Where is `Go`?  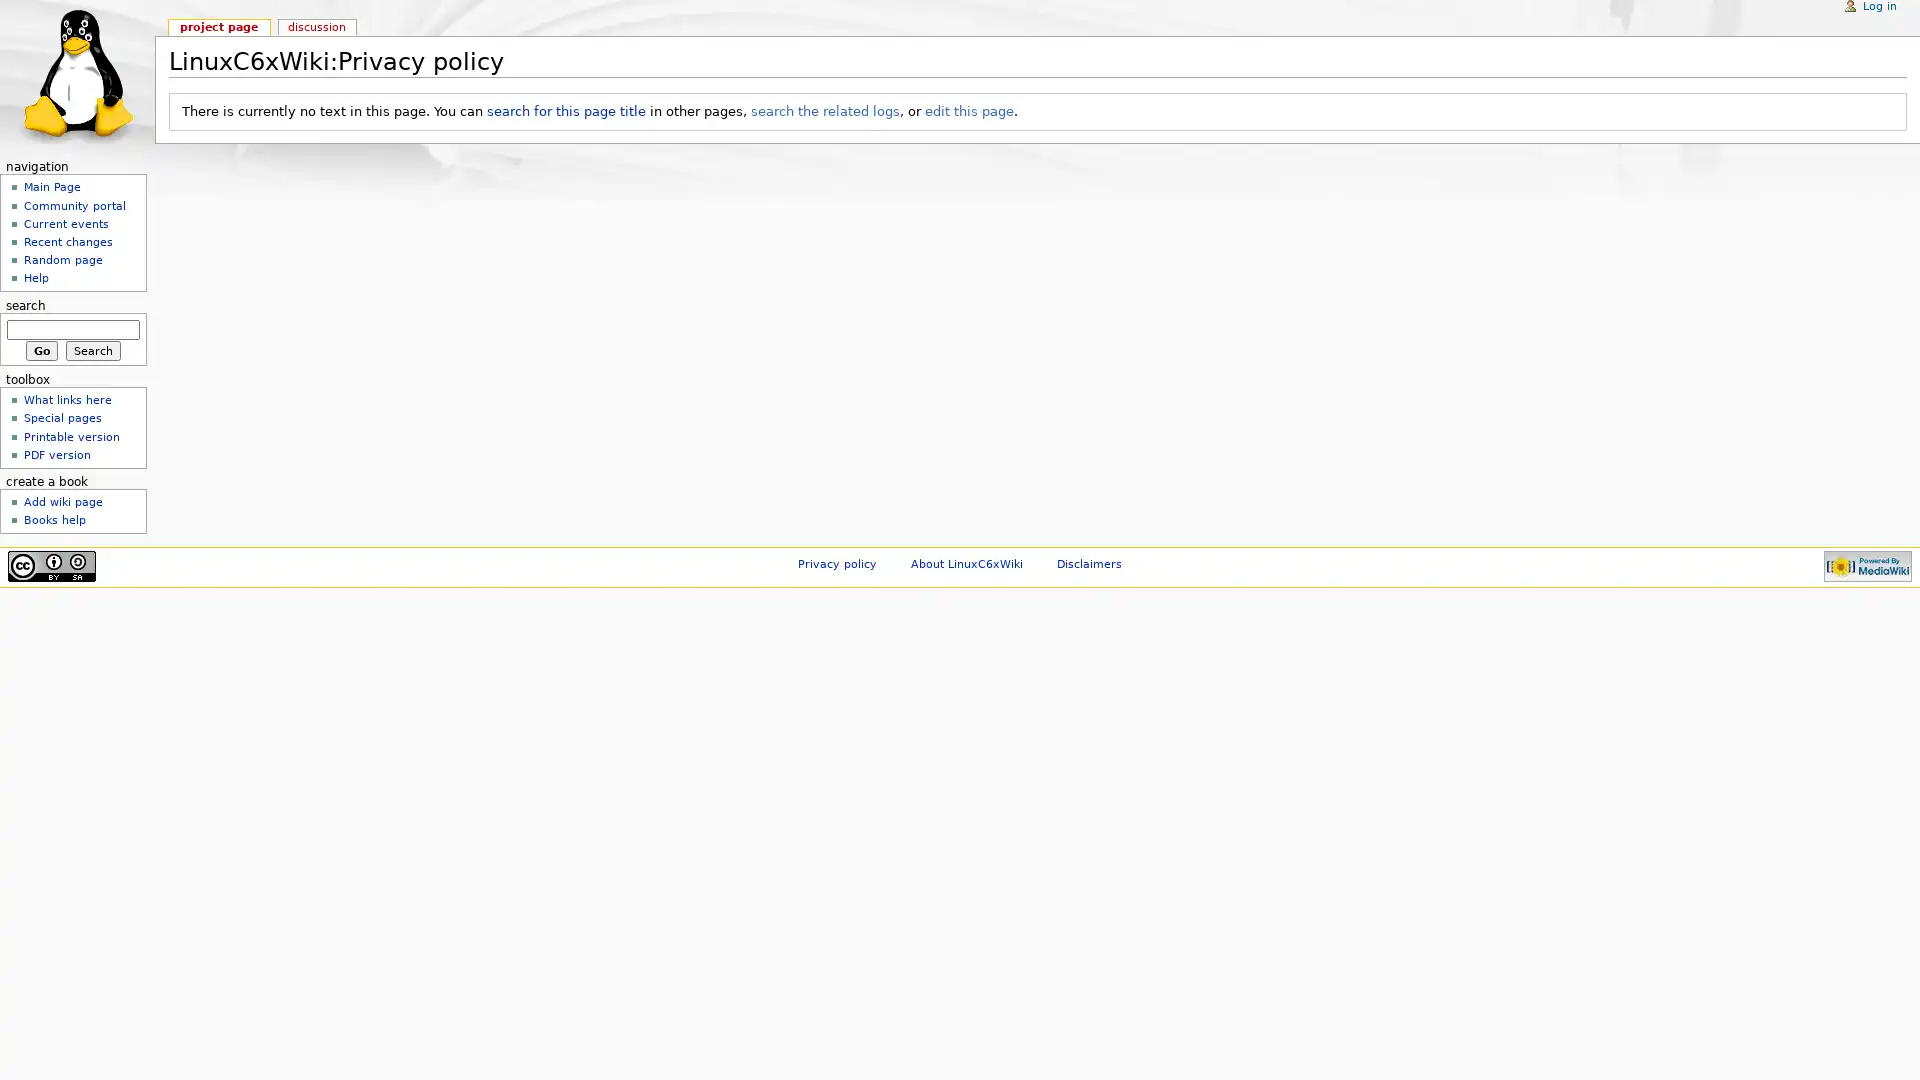 Go is located at coordinates (41, 349).